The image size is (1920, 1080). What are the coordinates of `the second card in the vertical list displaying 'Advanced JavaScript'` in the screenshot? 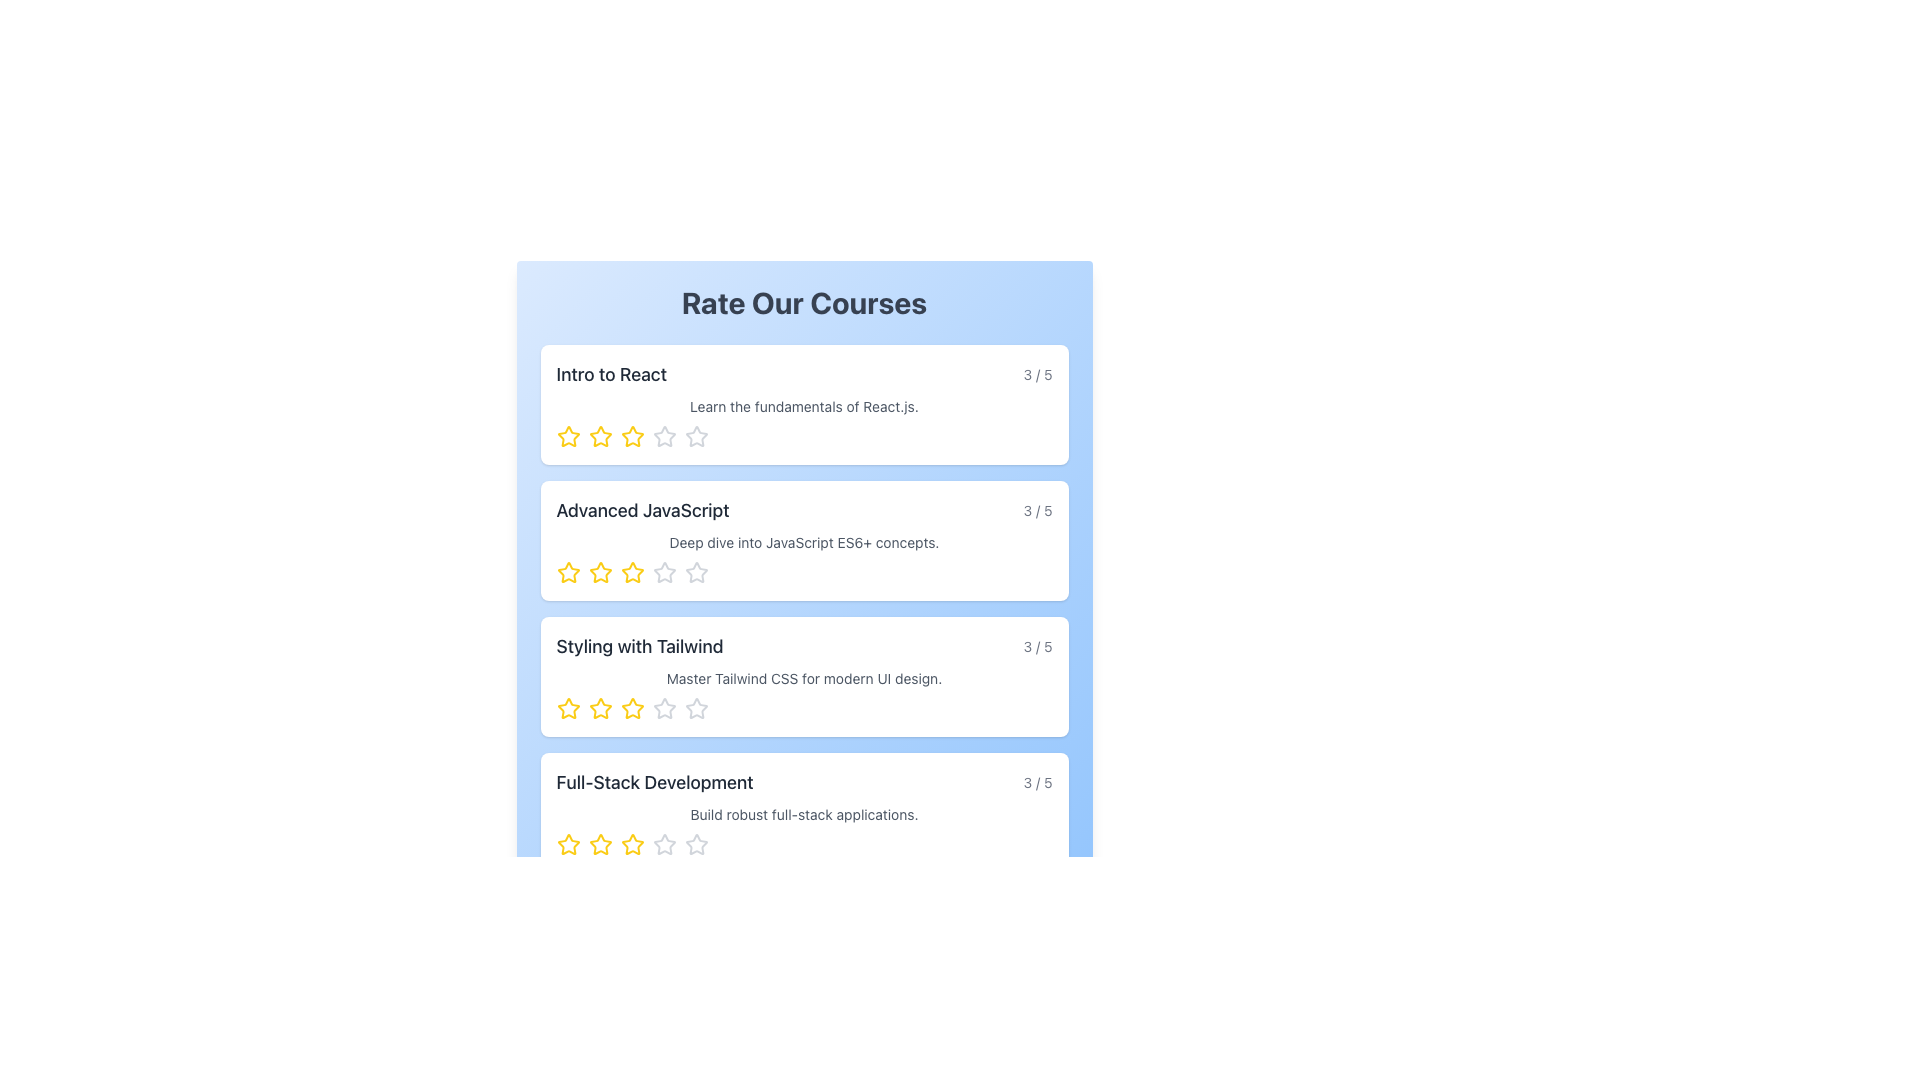 It's located at (804, 540).